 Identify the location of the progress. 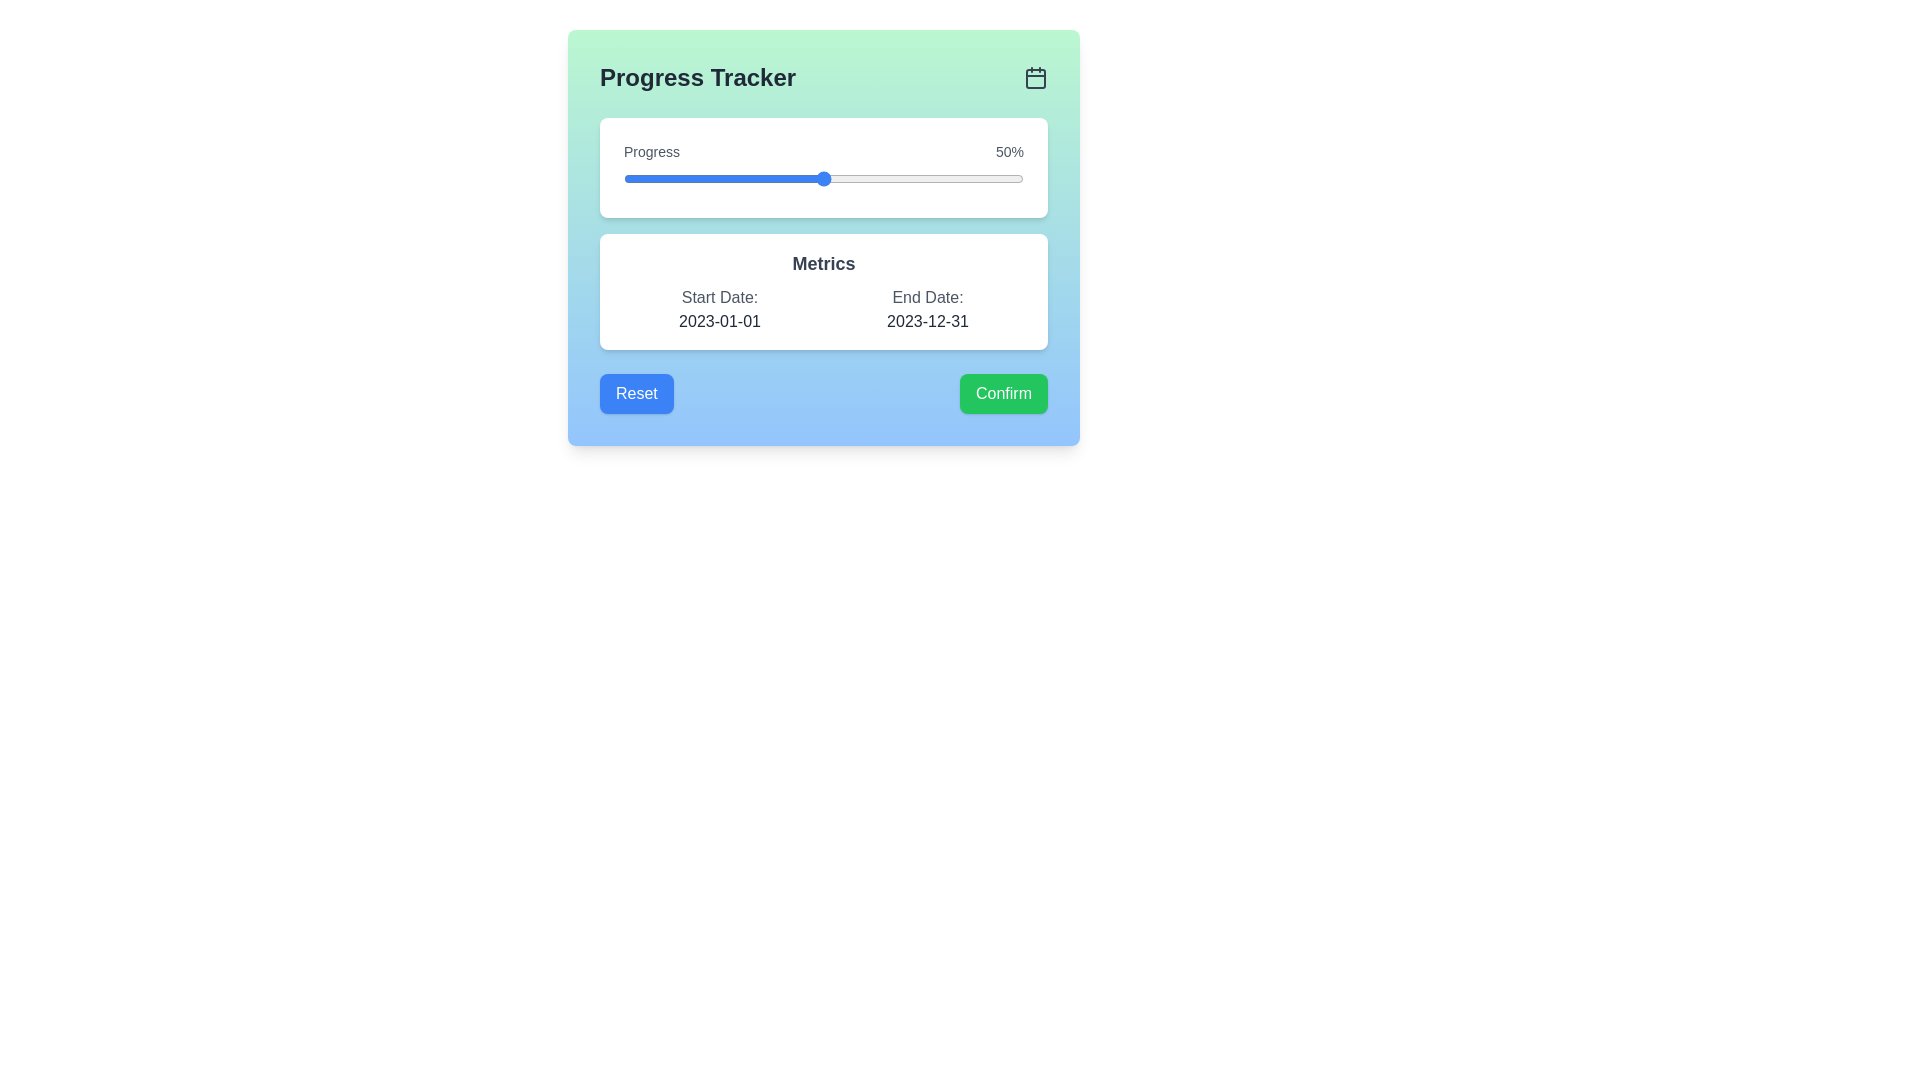
(786, 177).